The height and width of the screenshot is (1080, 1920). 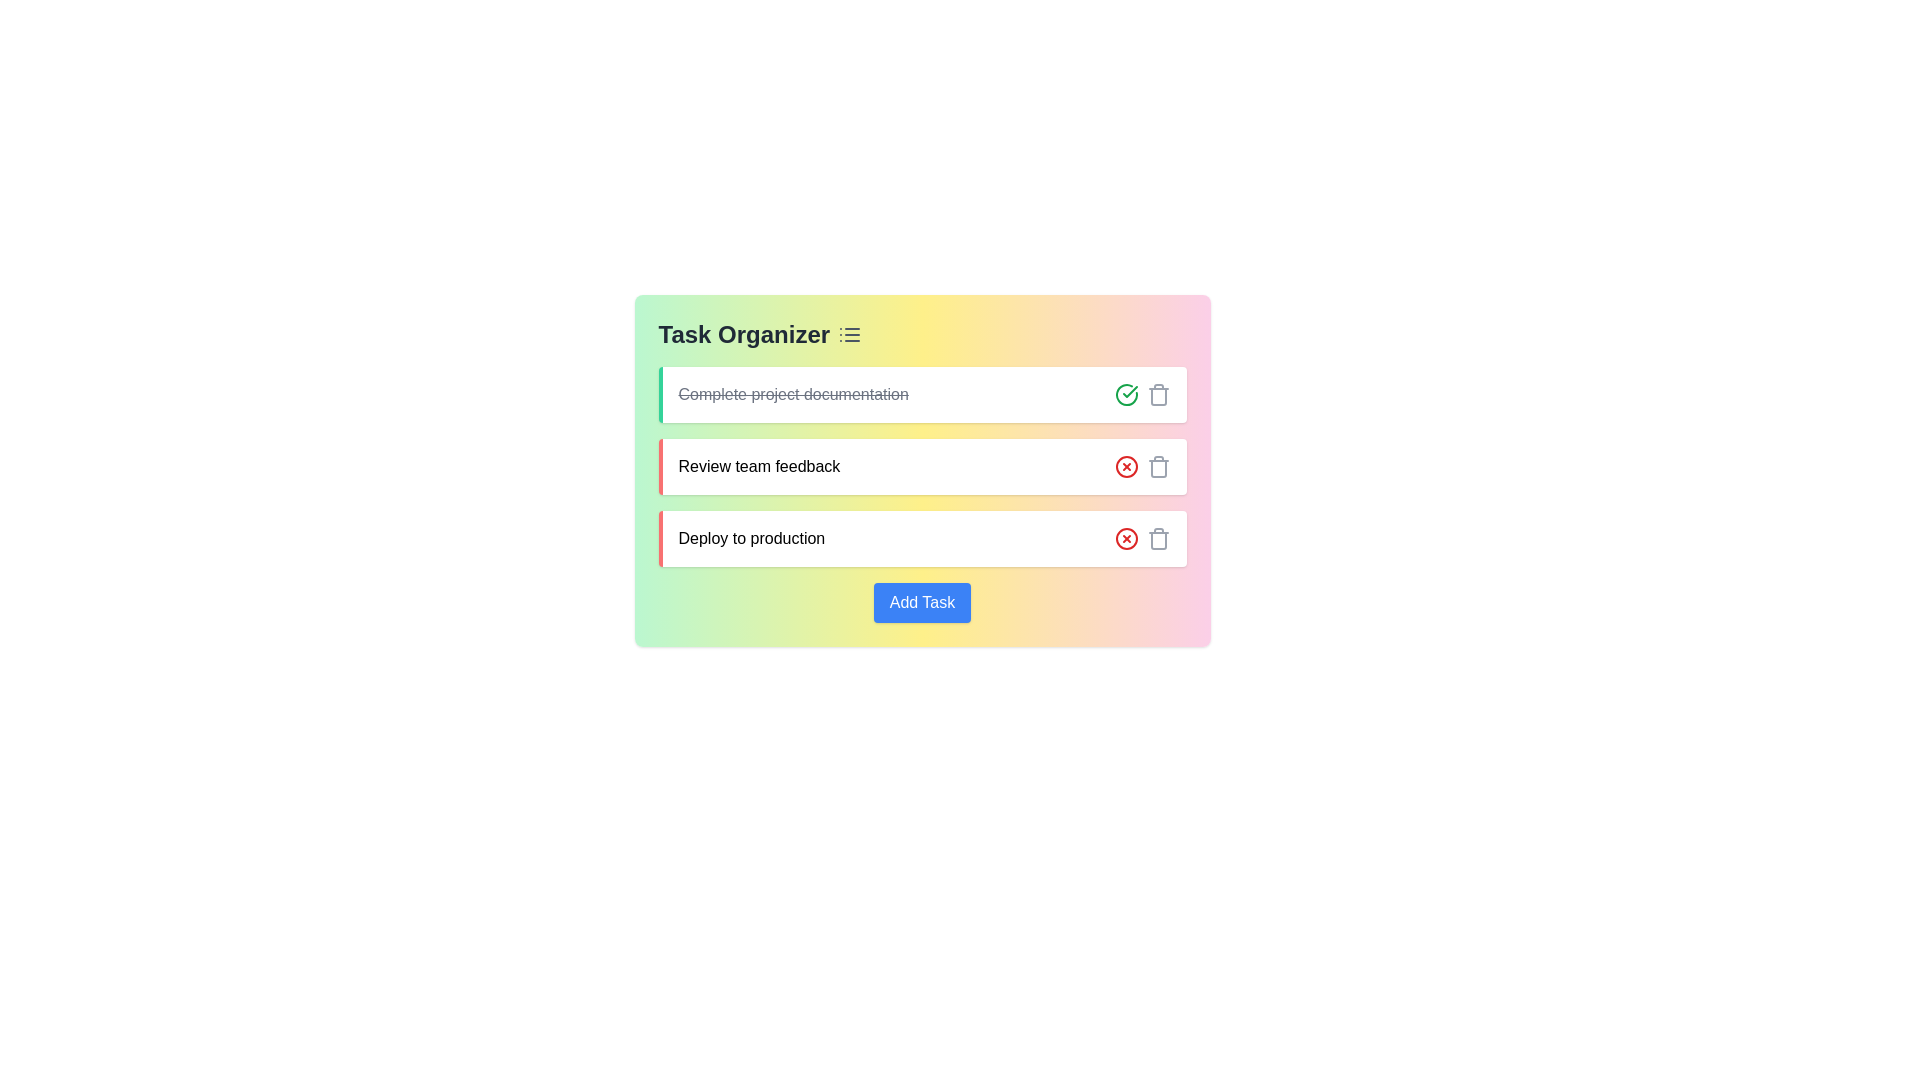 I want to click on the 'Delete' button icon located to the far right of the text field labeled 'Review team feedback', so click(x=1158, y=538).